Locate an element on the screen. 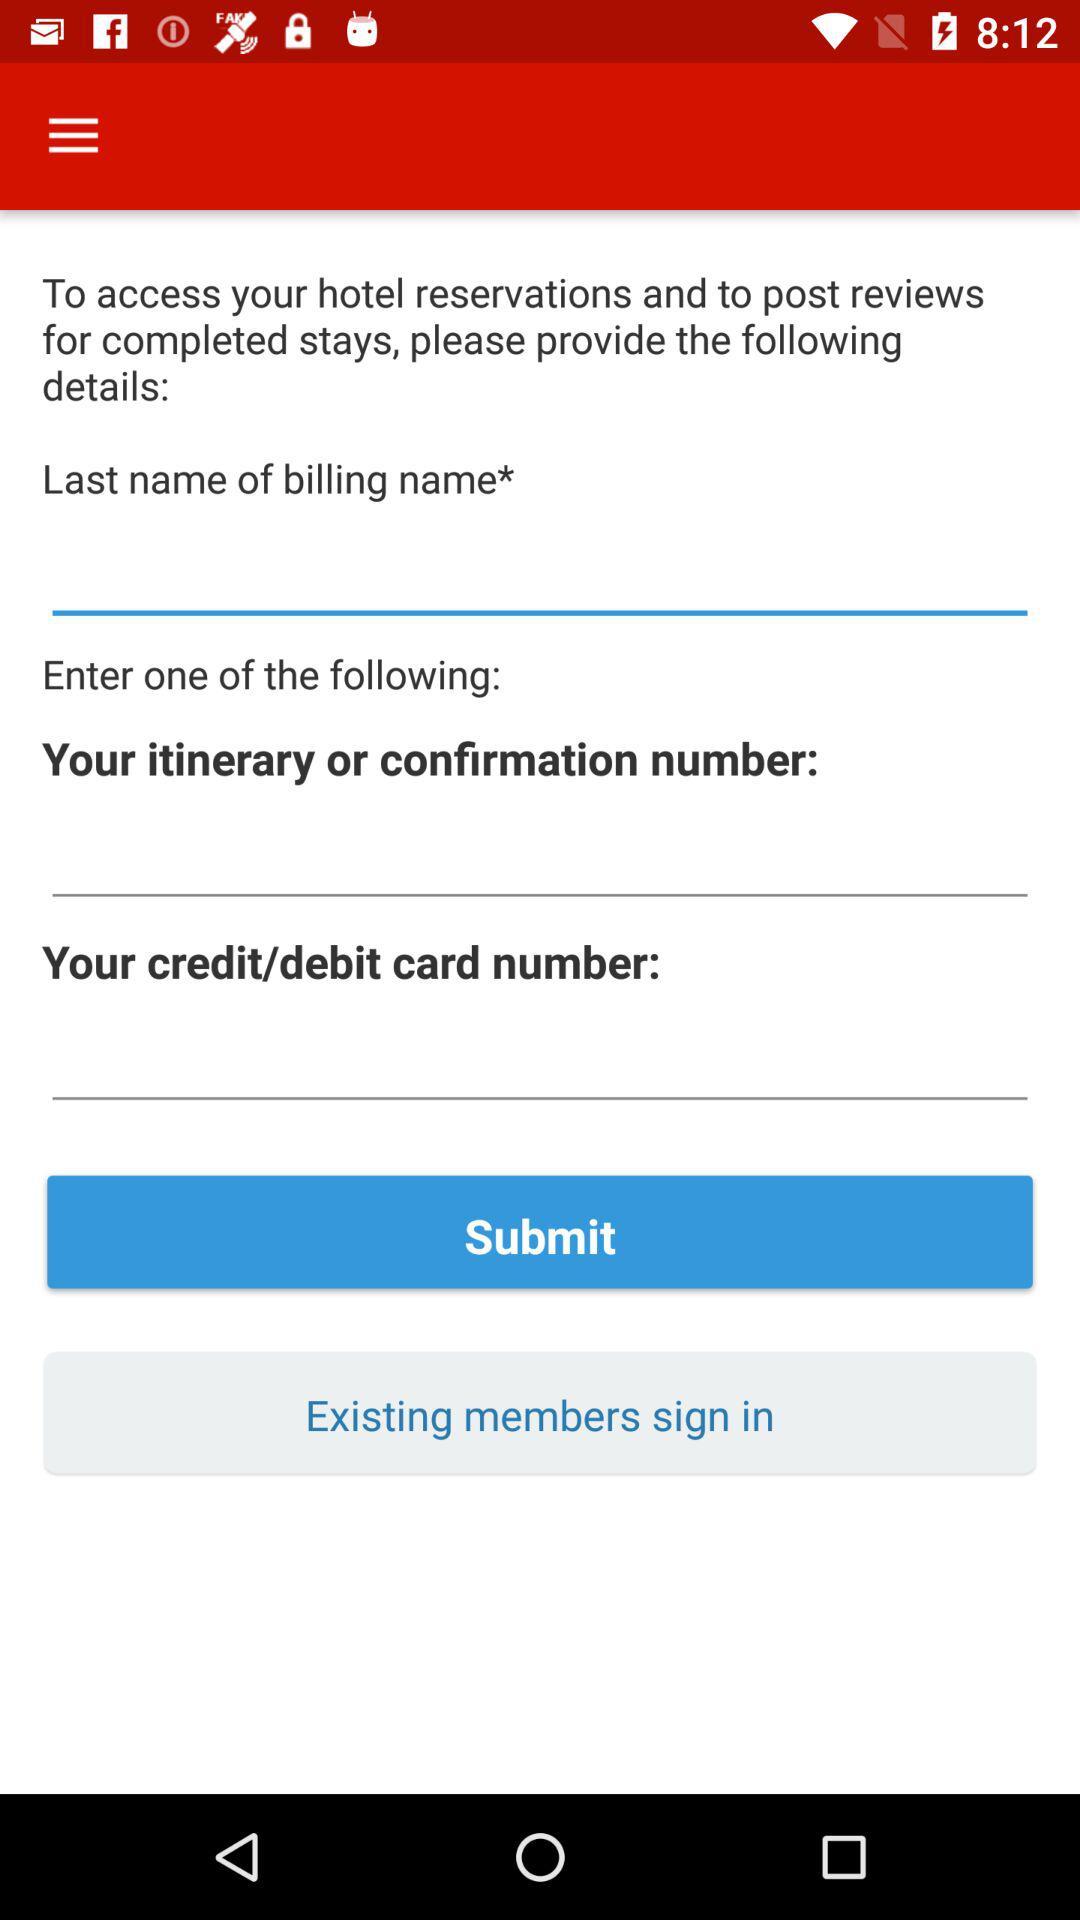 Image resolution: width=1080 pixels, height=1920 pixels. text box for credit card number is located at coordinates (540, 1061).